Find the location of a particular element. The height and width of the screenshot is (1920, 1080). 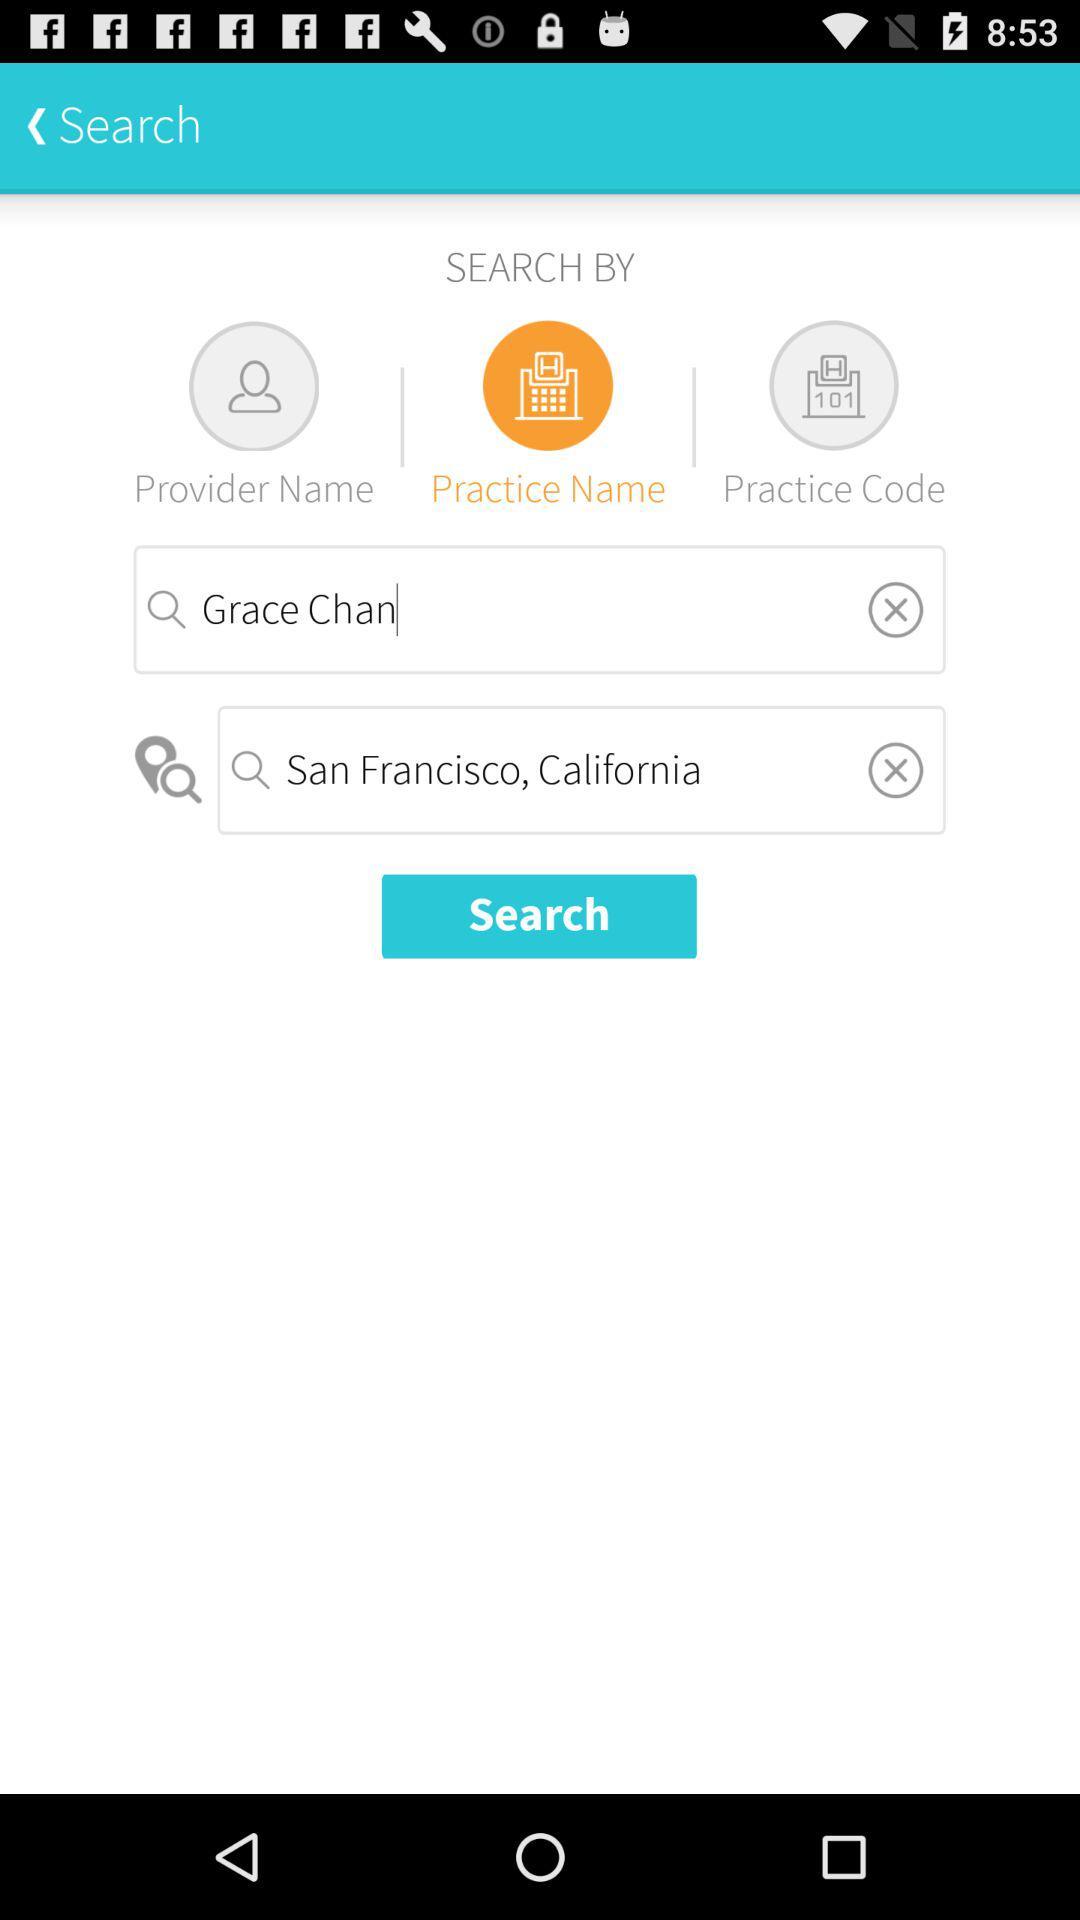

item below grace chan item is located at coordinates (581, 769).